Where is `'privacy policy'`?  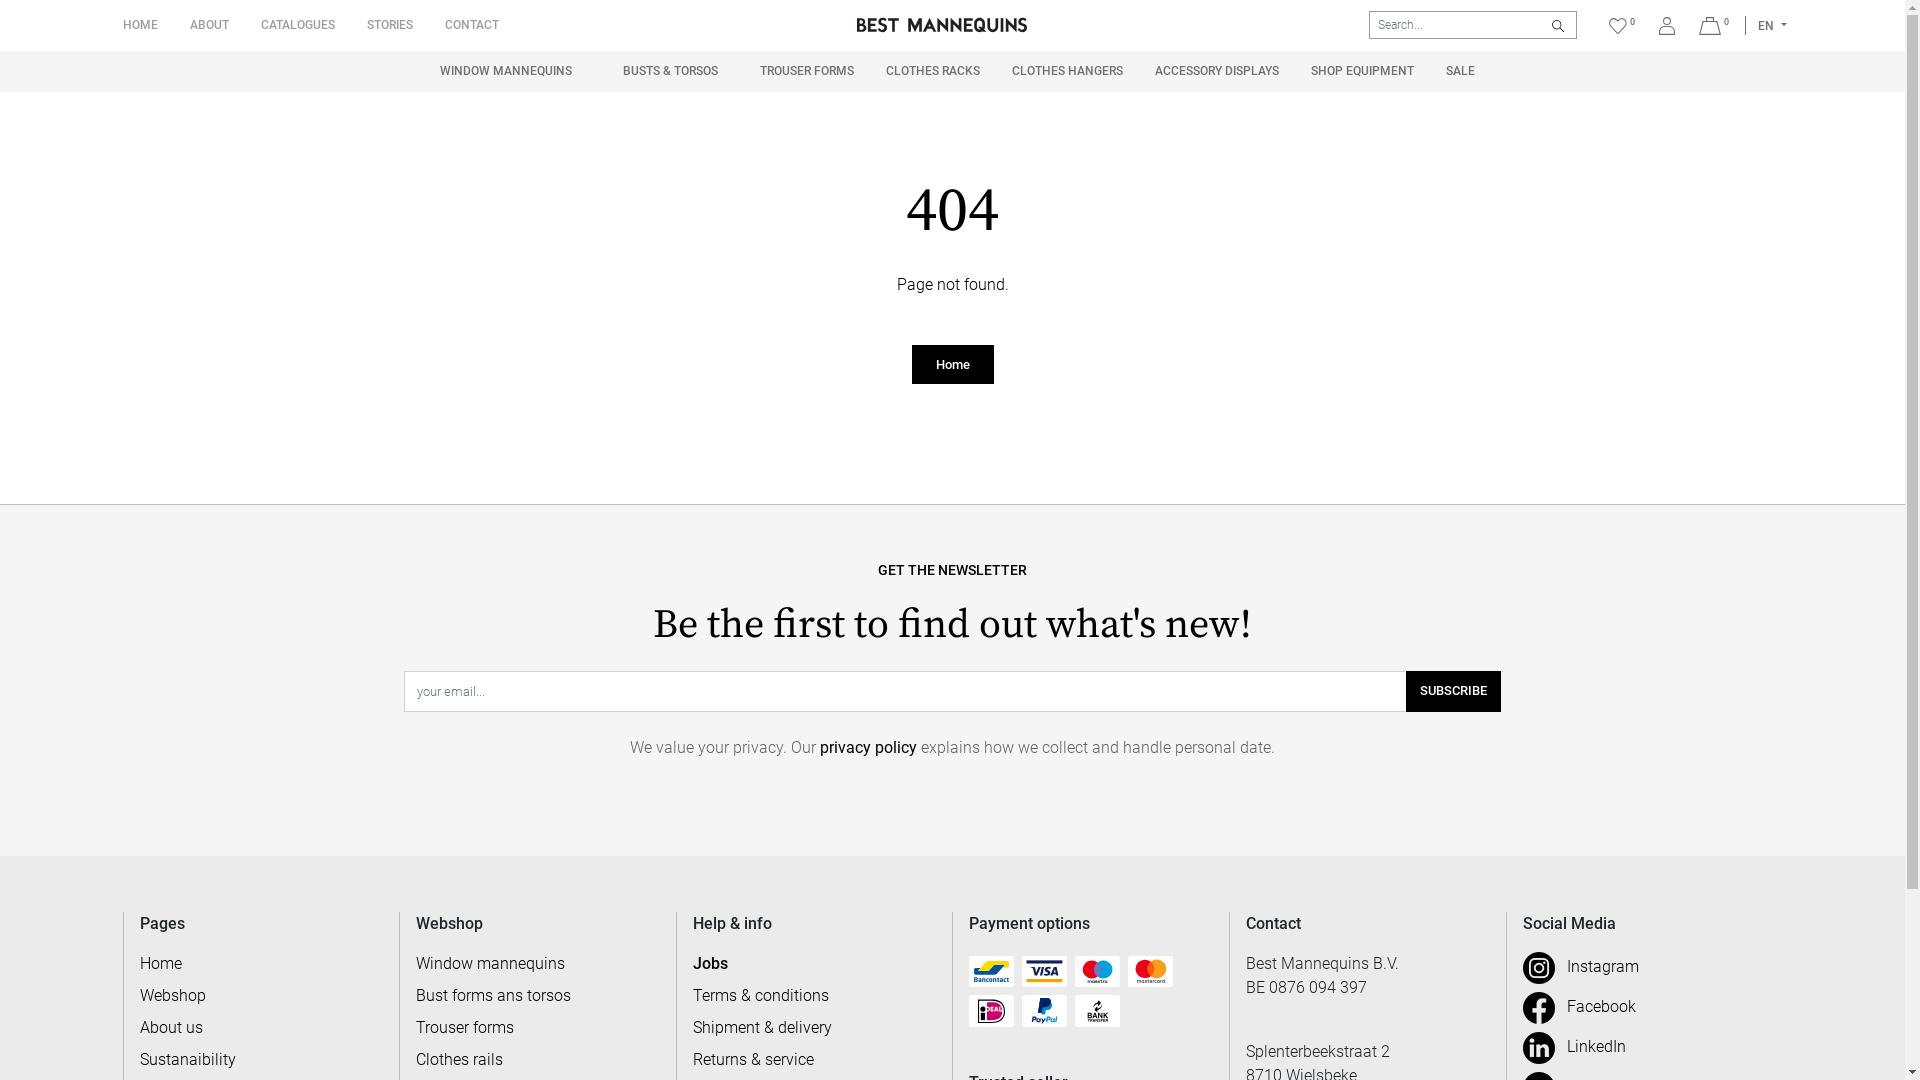 'privacy policy' is located at coordinates (868, 747).